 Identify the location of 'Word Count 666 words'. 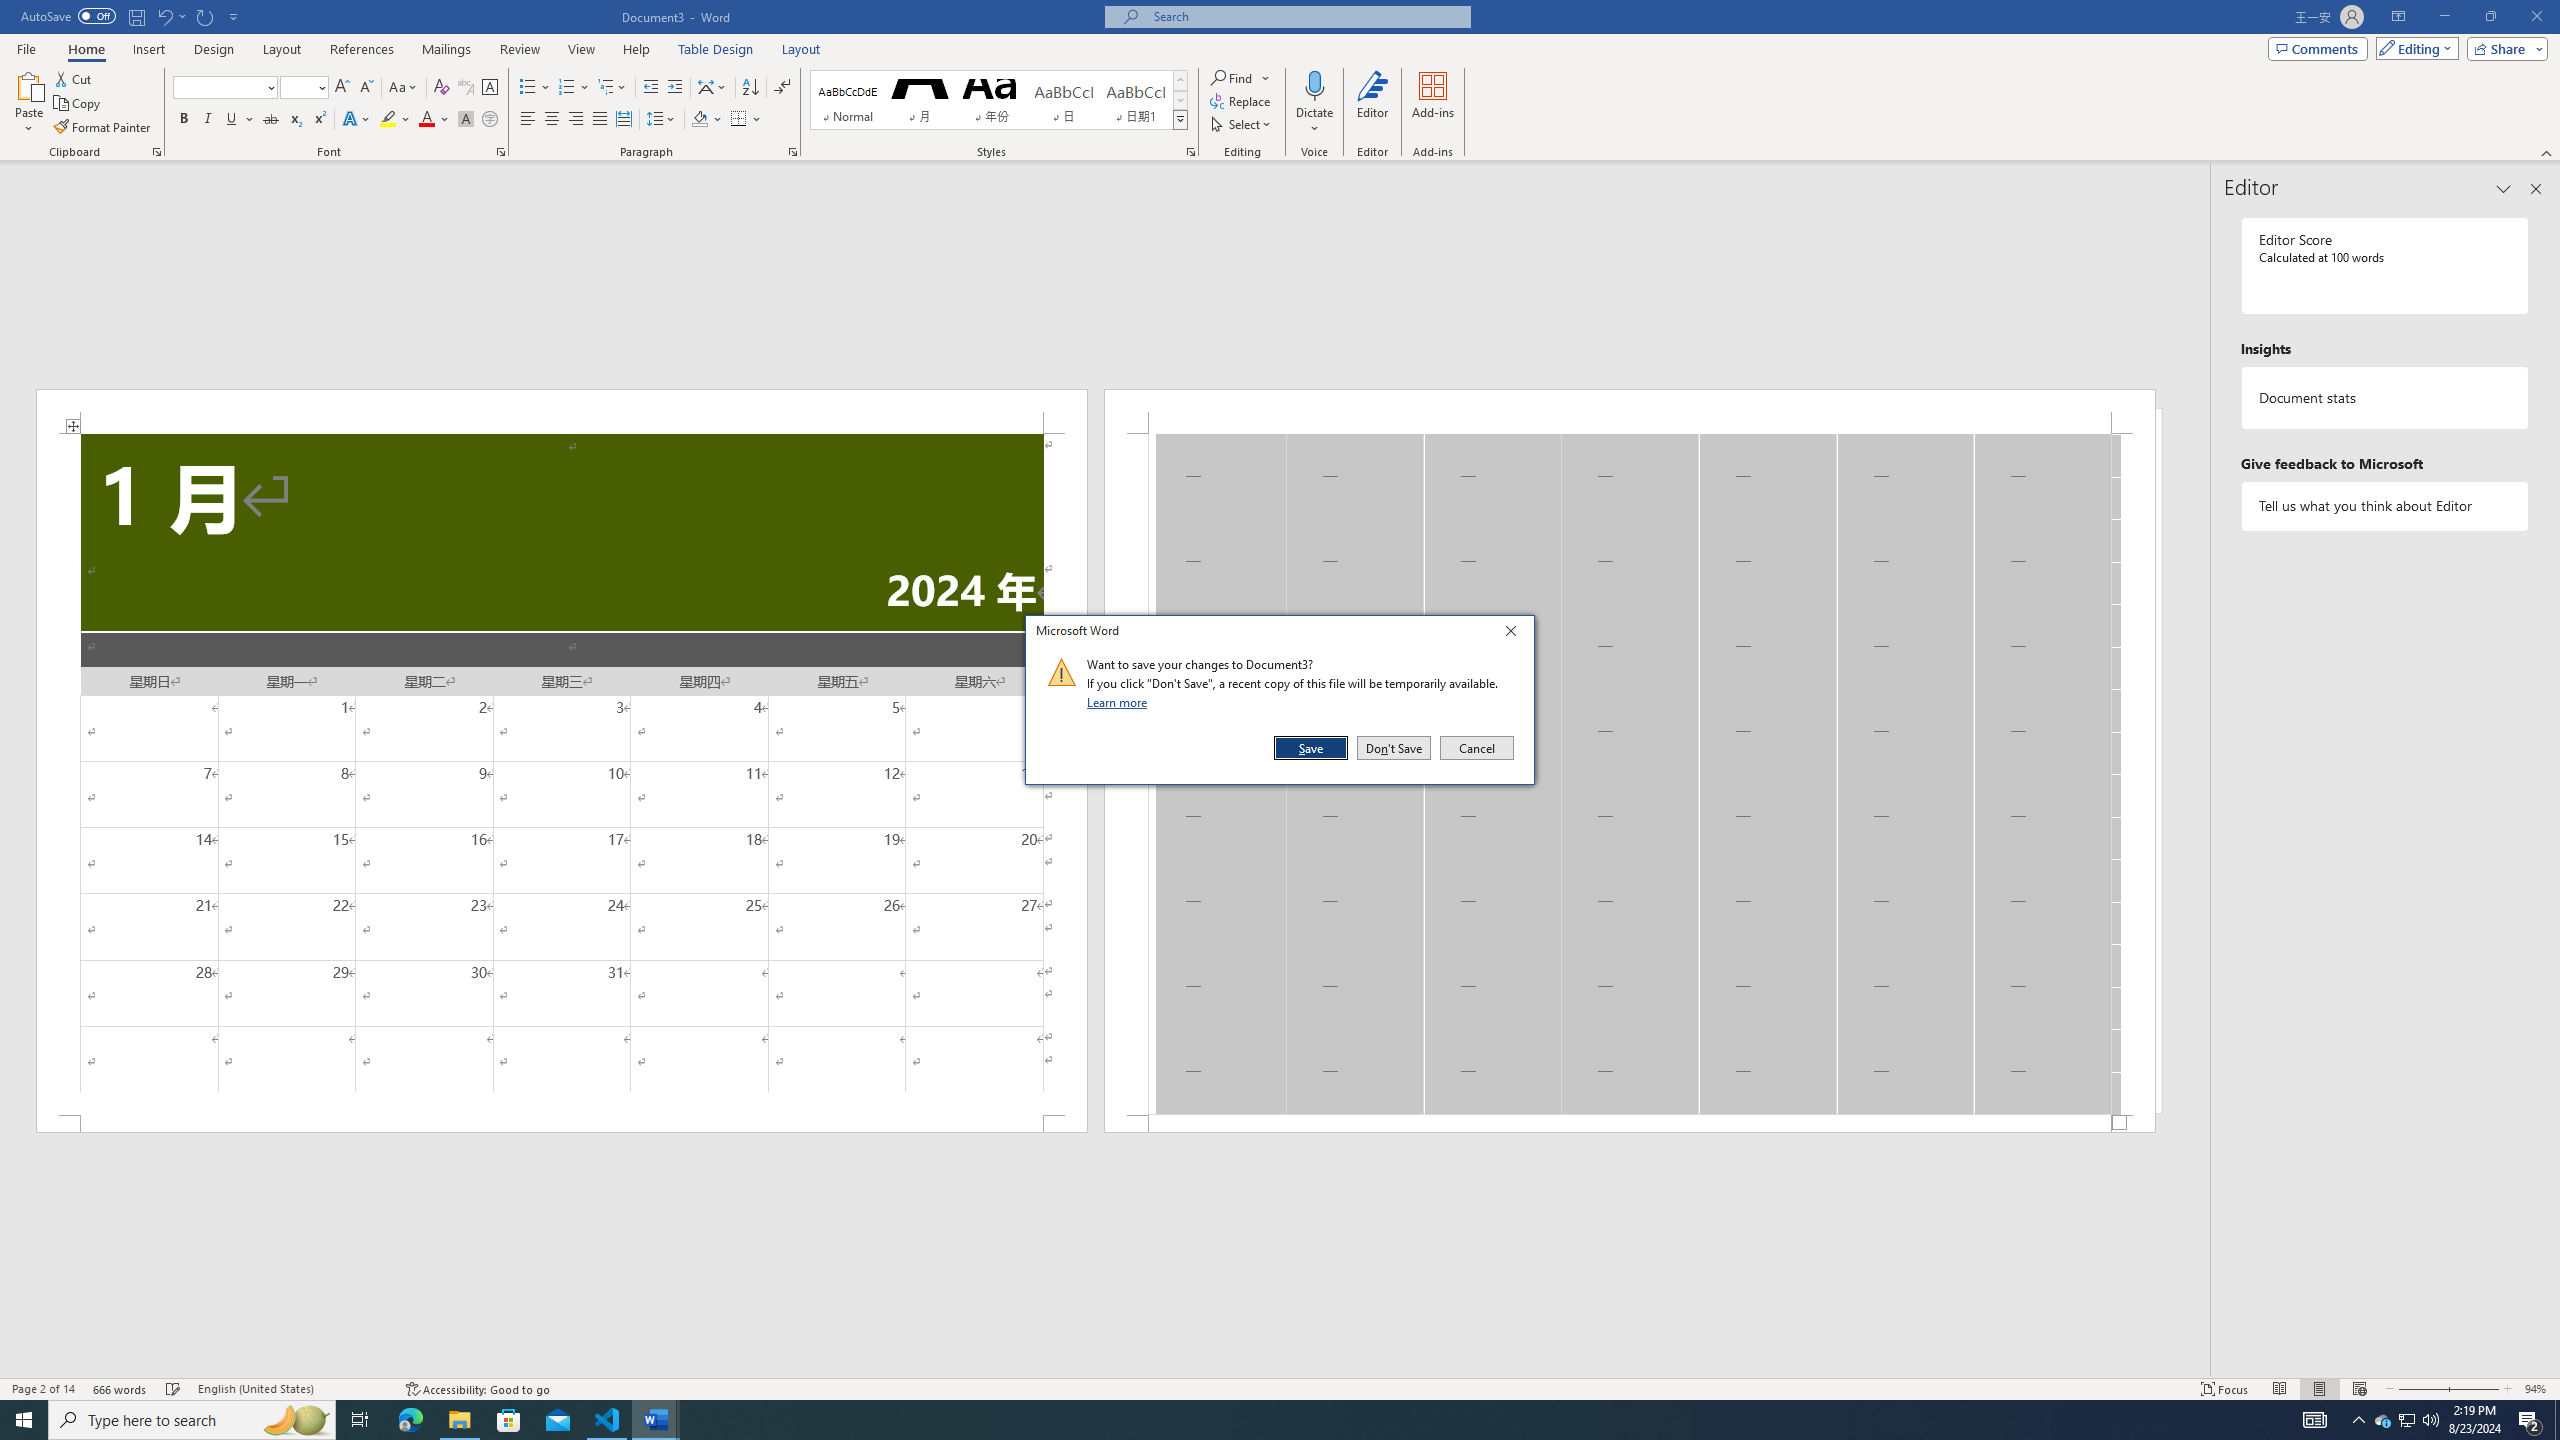
(121, 1389).